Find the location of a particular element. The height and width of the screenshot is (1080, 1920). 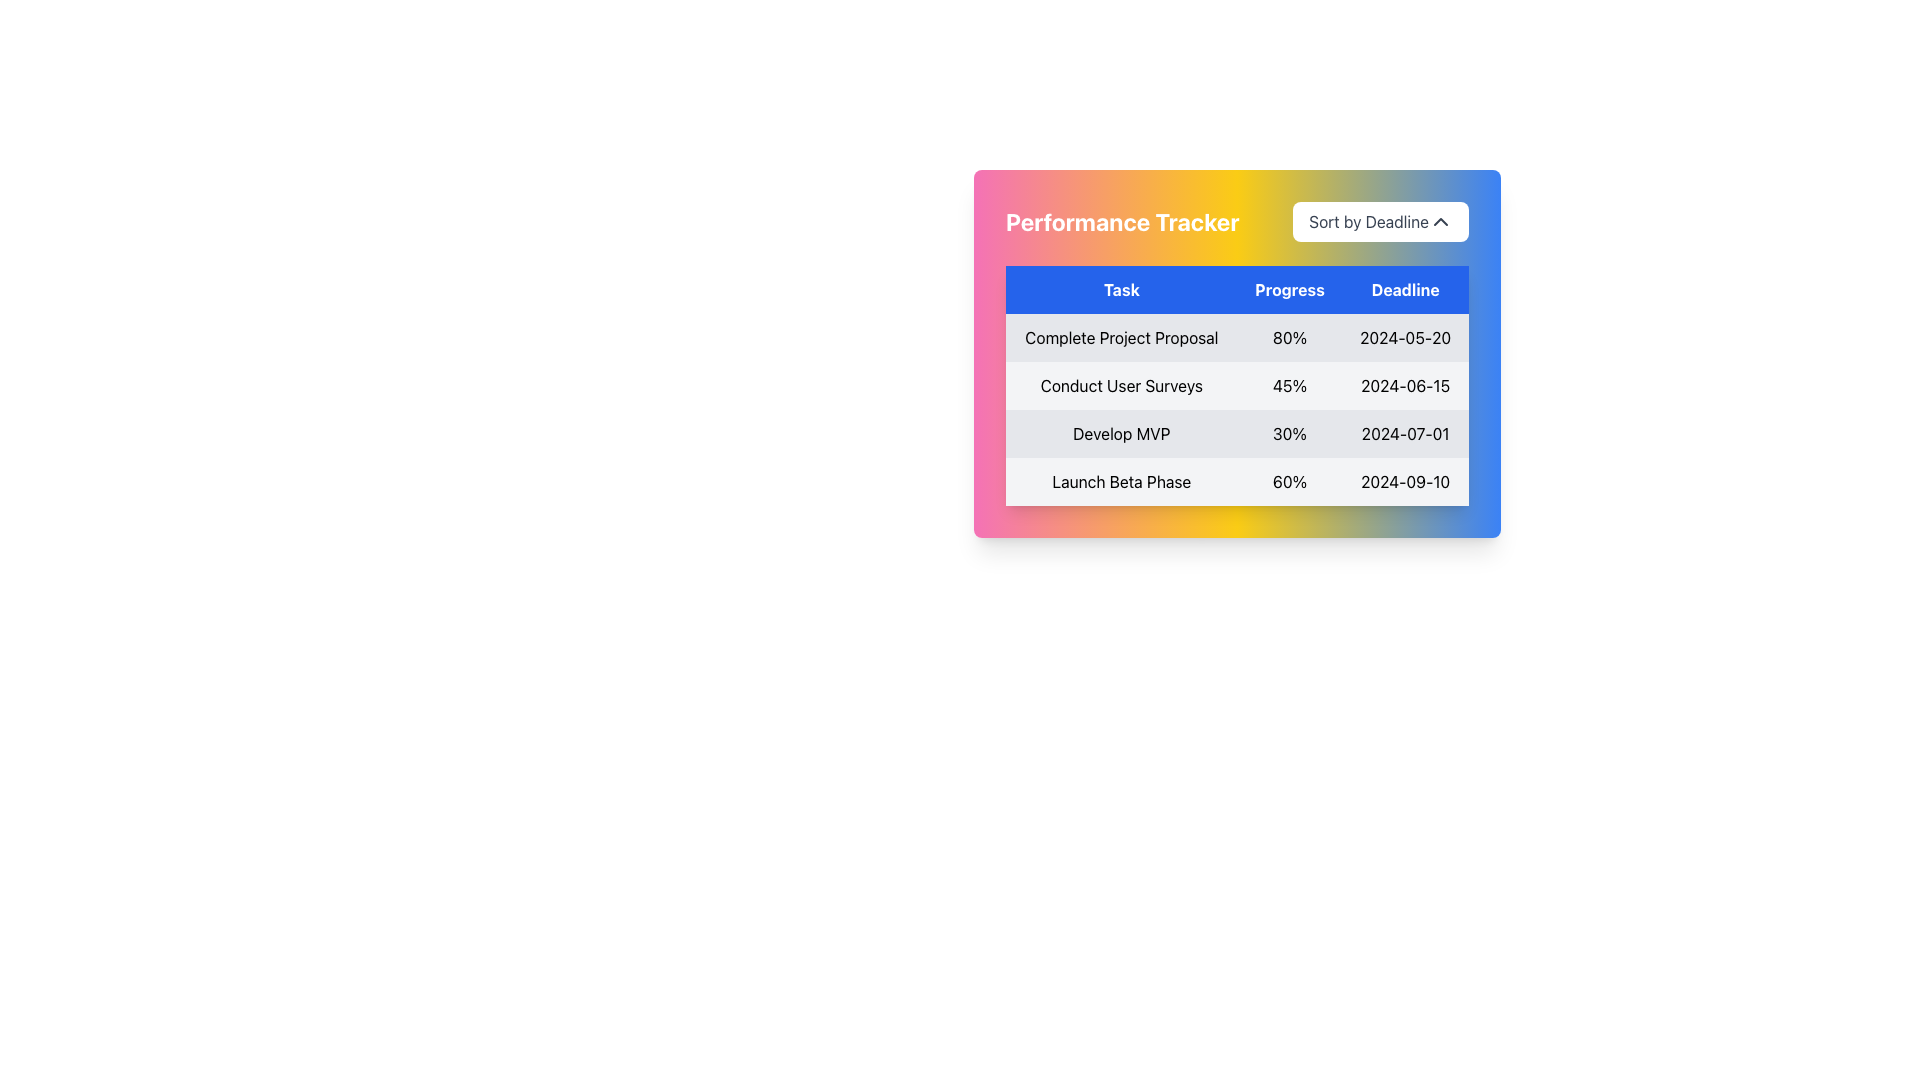

the text label displaying the deadline for the task 'Conduct User Surveys' located in the third column of the table is located at coordinates (1404, 385).